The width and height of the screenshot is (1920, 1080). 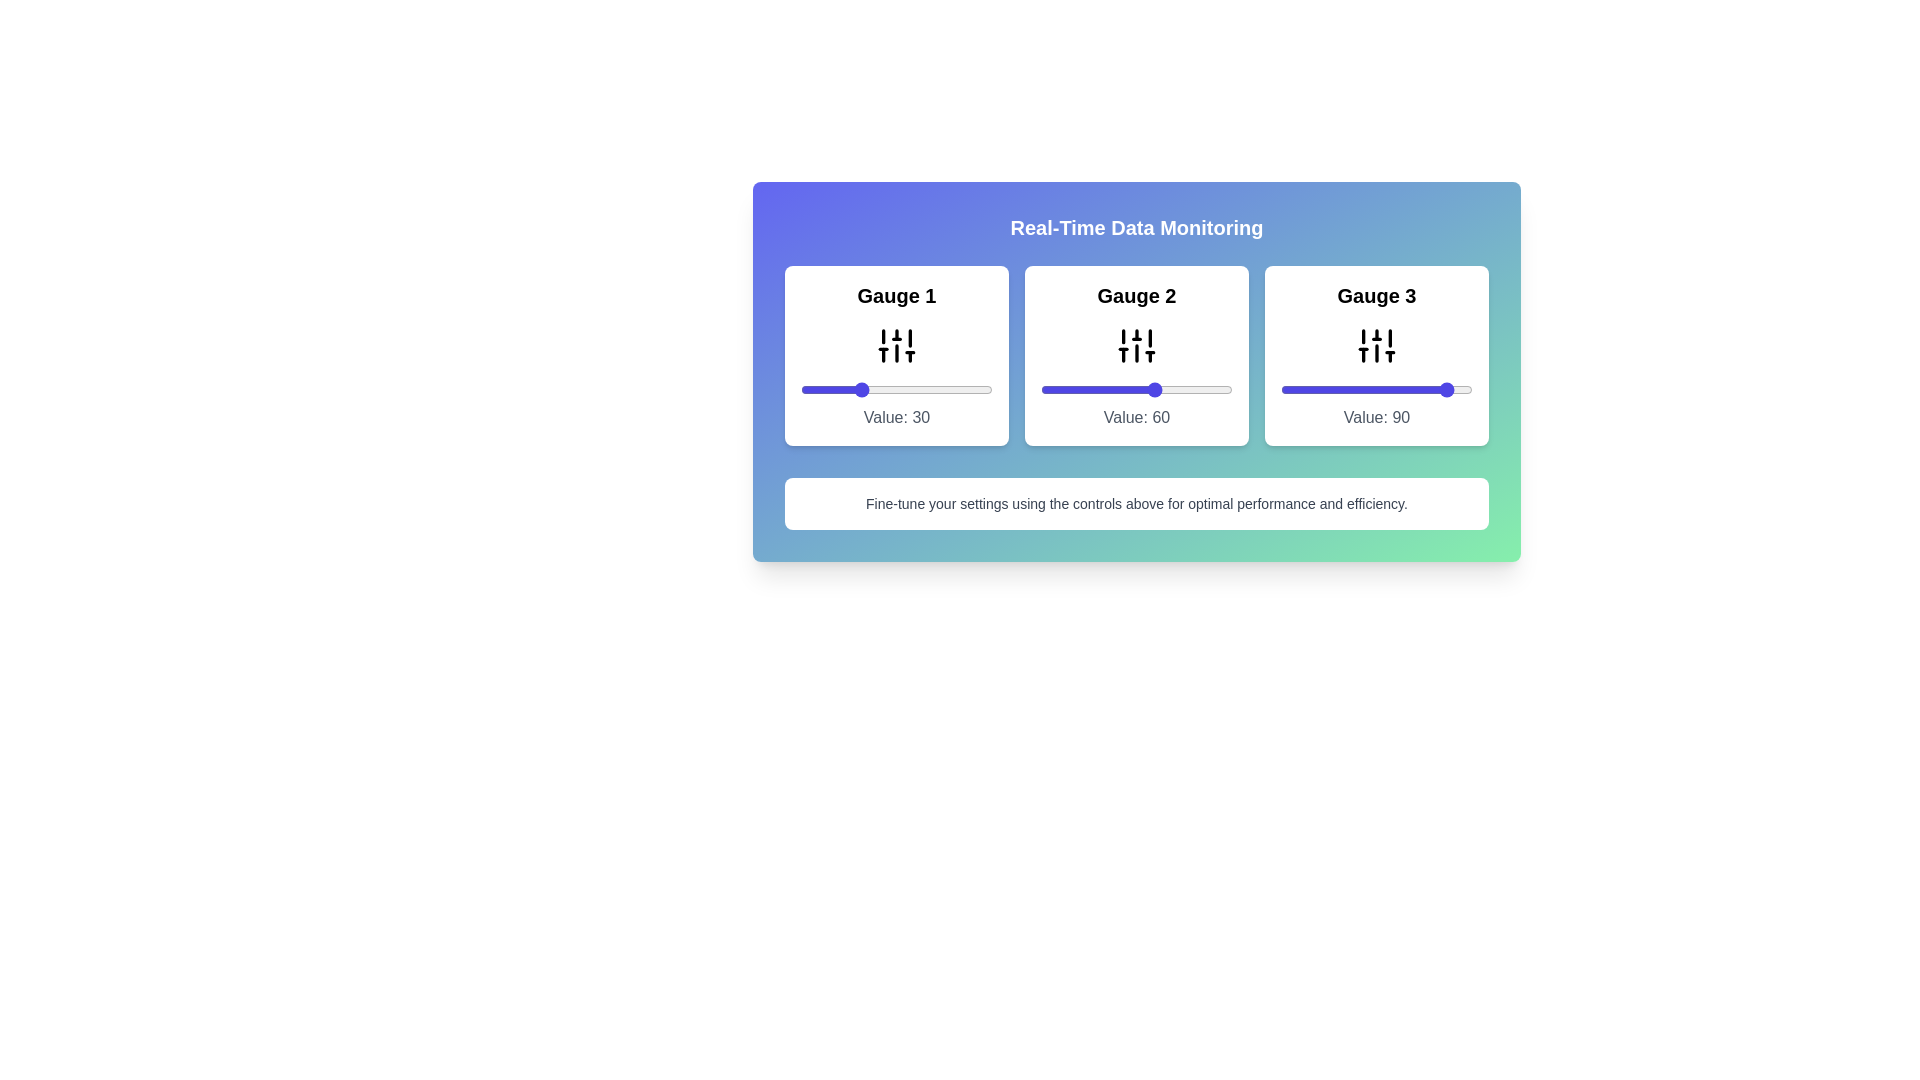 I want to click on the slider located near the bottom center of the 'Gauge 1' box, so click(x=896, y=389).